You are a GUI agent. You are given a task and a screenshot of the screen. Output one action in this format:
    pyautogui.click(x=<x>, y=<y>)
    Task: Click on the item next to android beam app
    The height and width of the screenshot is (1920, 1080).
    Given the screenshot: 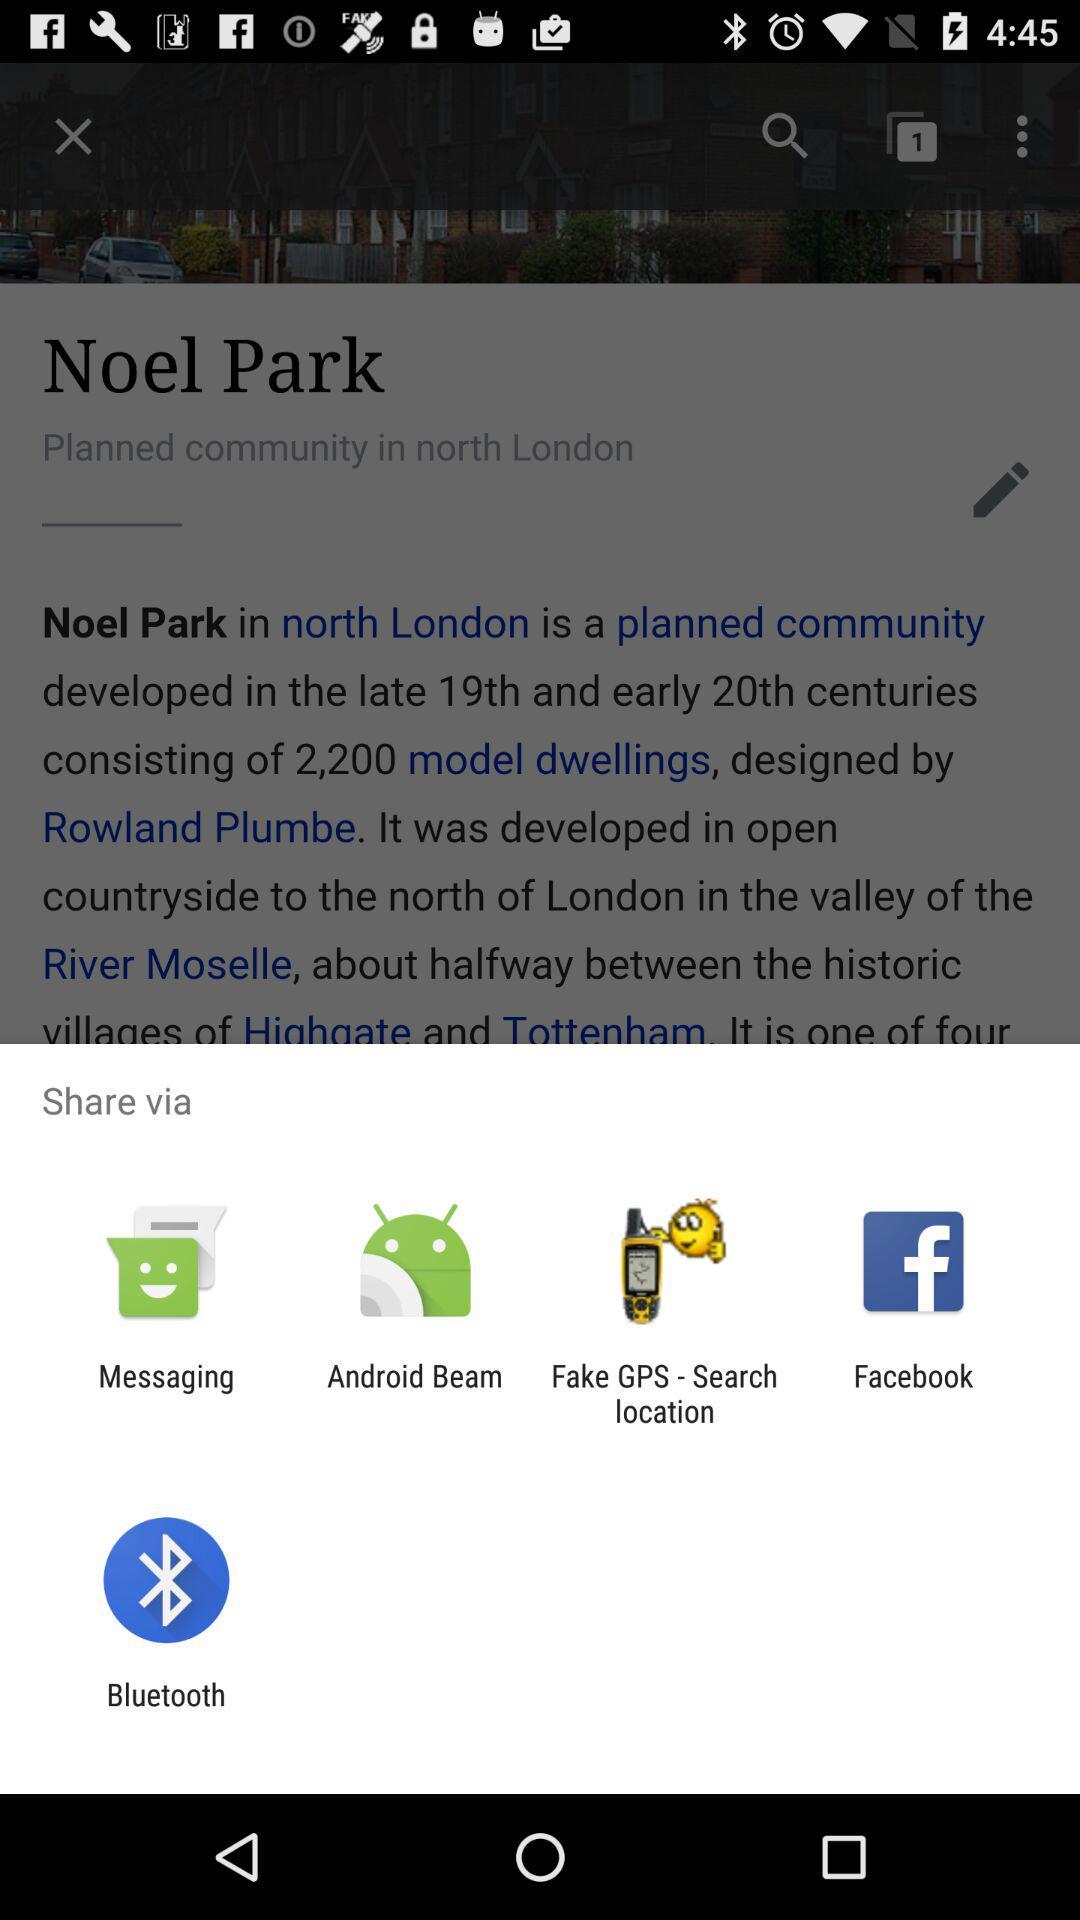 What is the action you would take?
    pyautogui.click(x=664, y=1392)
    